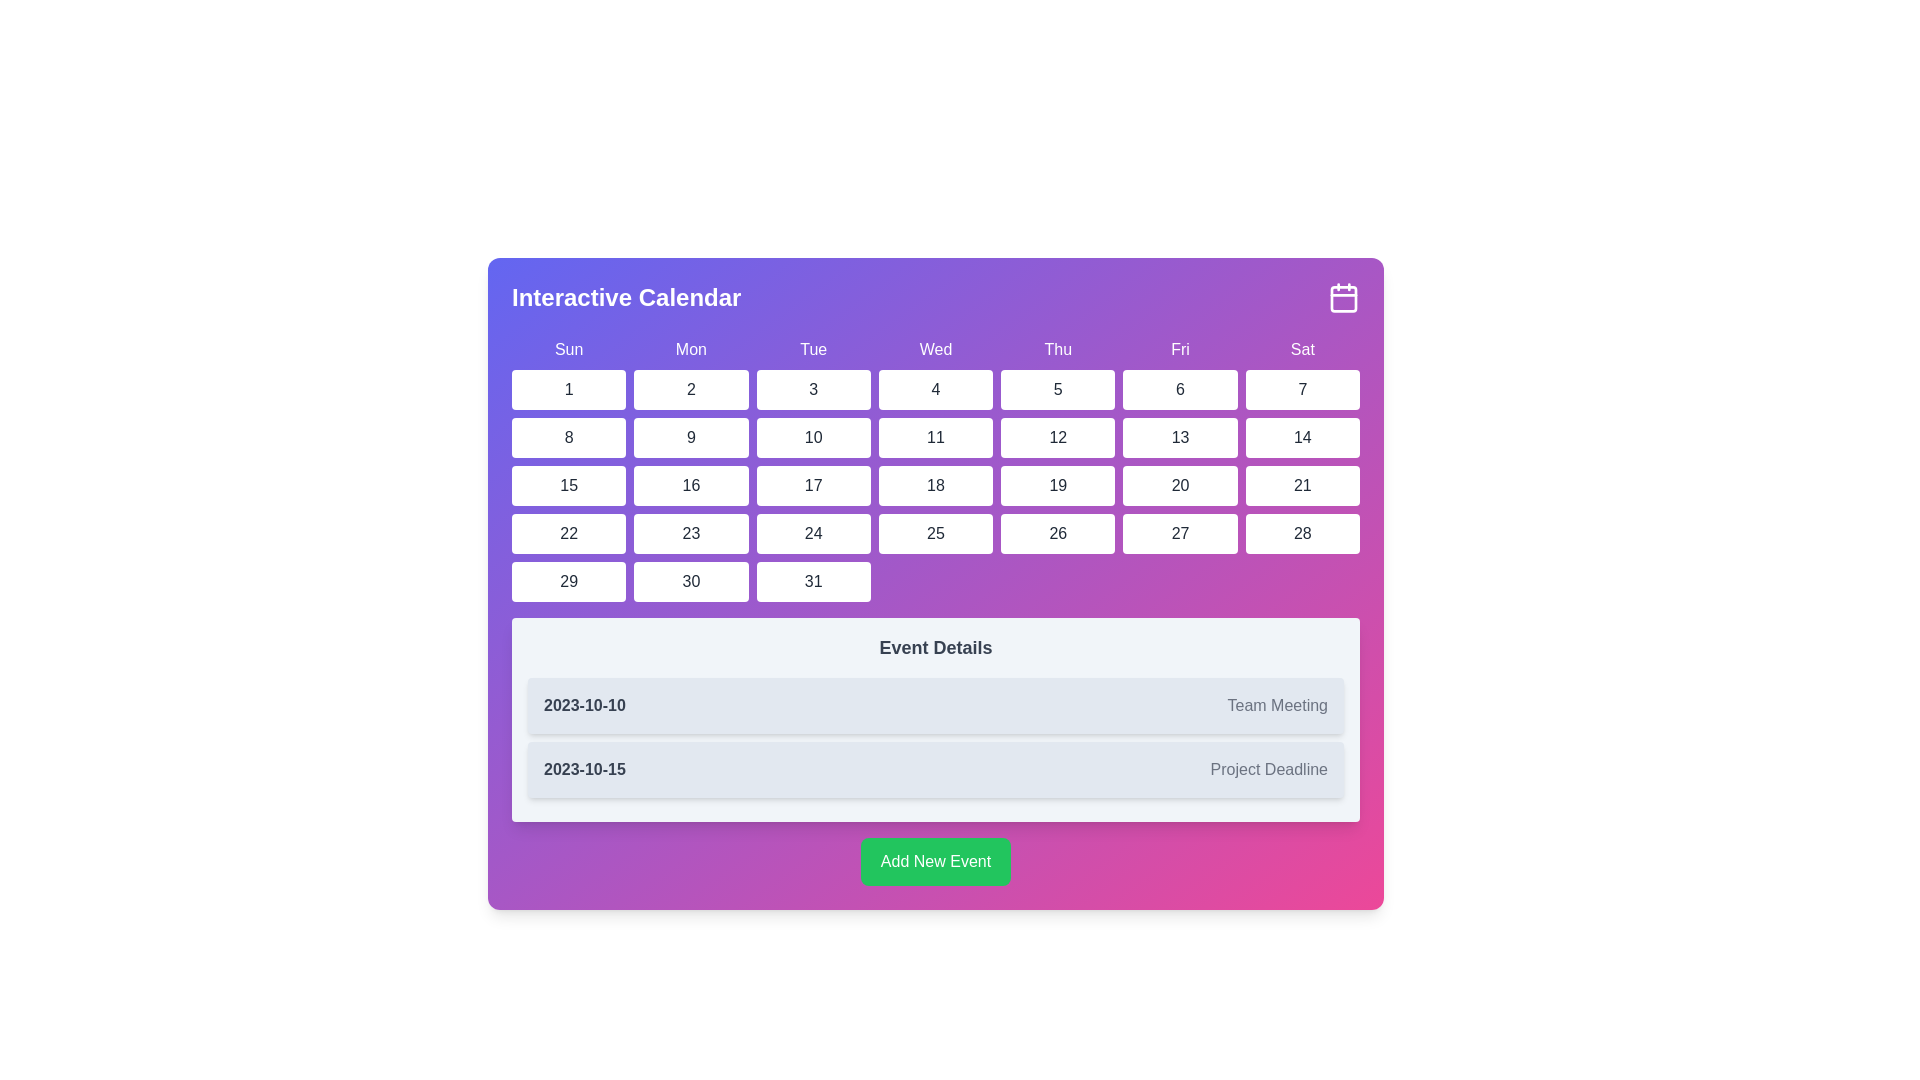  What do you see at coordinates (691, 486) in the screenshot?
I see `the button that allows users to select the day '16' in the interactive calendar located in the fourth row and second column corresponding to Monday` at bounding box center [691, 486].